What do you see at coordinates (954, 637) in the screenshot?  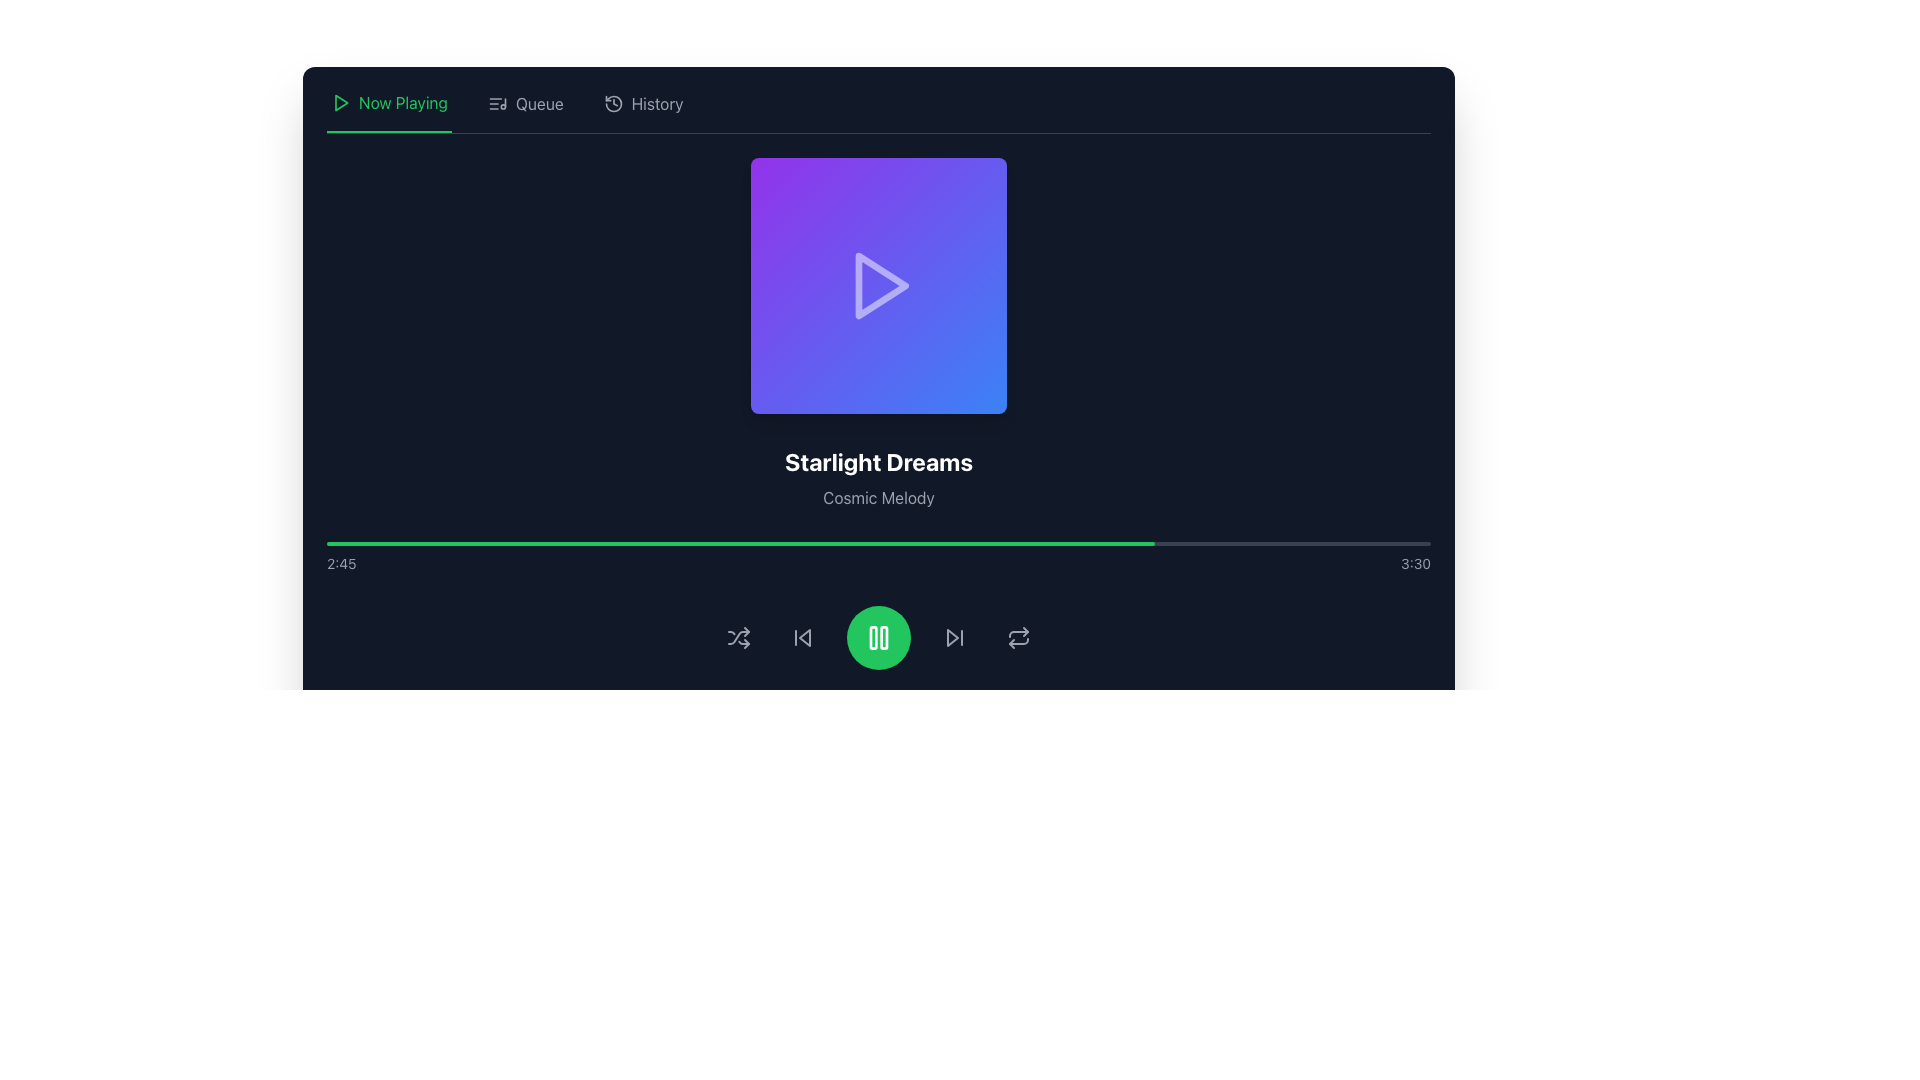 I see `the skip forward button, which is represented by a triangular arrow pointing to the right with a vertical bar, located as the fourth button from the left in the control button set at the bottom center of the interface, to skip to the next track` at bounding box center [954, 637].